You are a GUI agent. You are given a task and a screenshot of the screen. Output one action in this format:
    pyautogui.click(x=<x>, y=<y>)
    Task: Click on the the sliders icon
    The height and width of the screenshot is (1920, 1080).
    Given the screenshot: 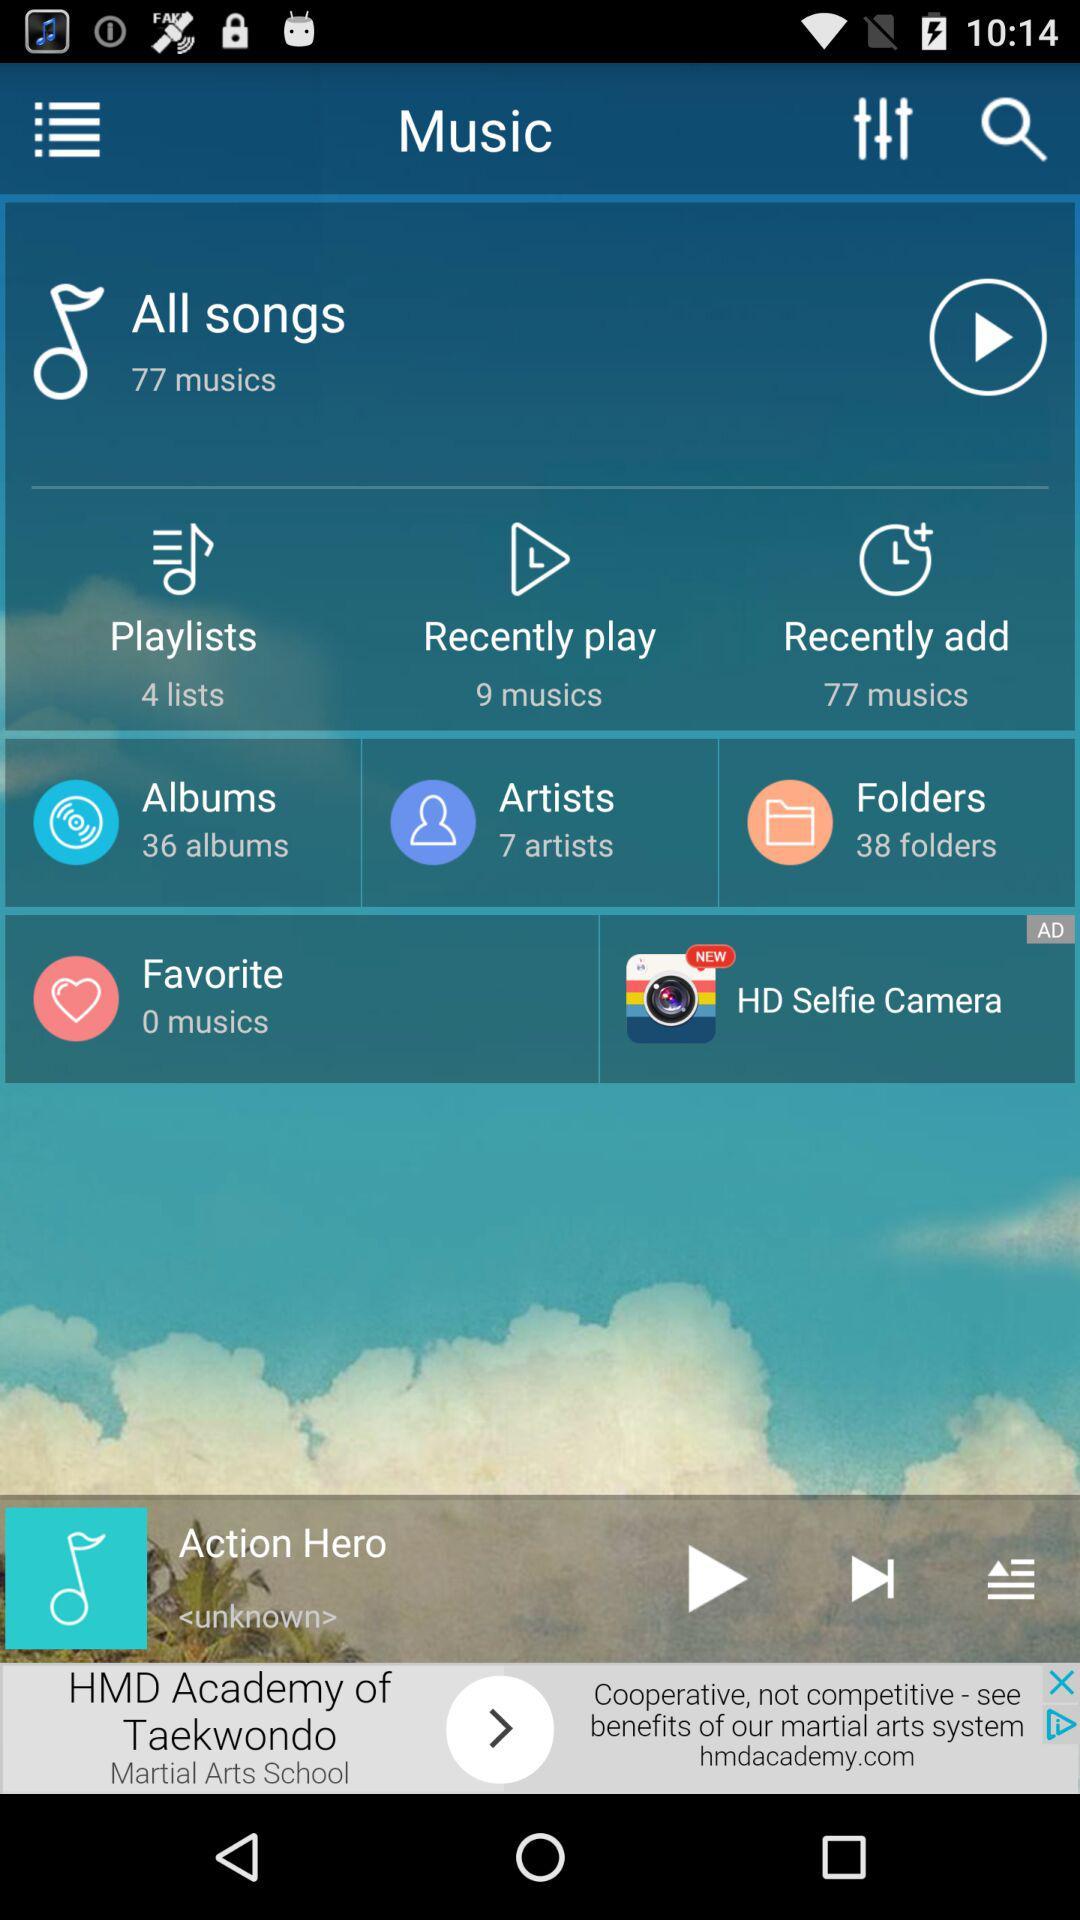 What is the action you would take?
    pyautogui.click(x=882, y=136)
    